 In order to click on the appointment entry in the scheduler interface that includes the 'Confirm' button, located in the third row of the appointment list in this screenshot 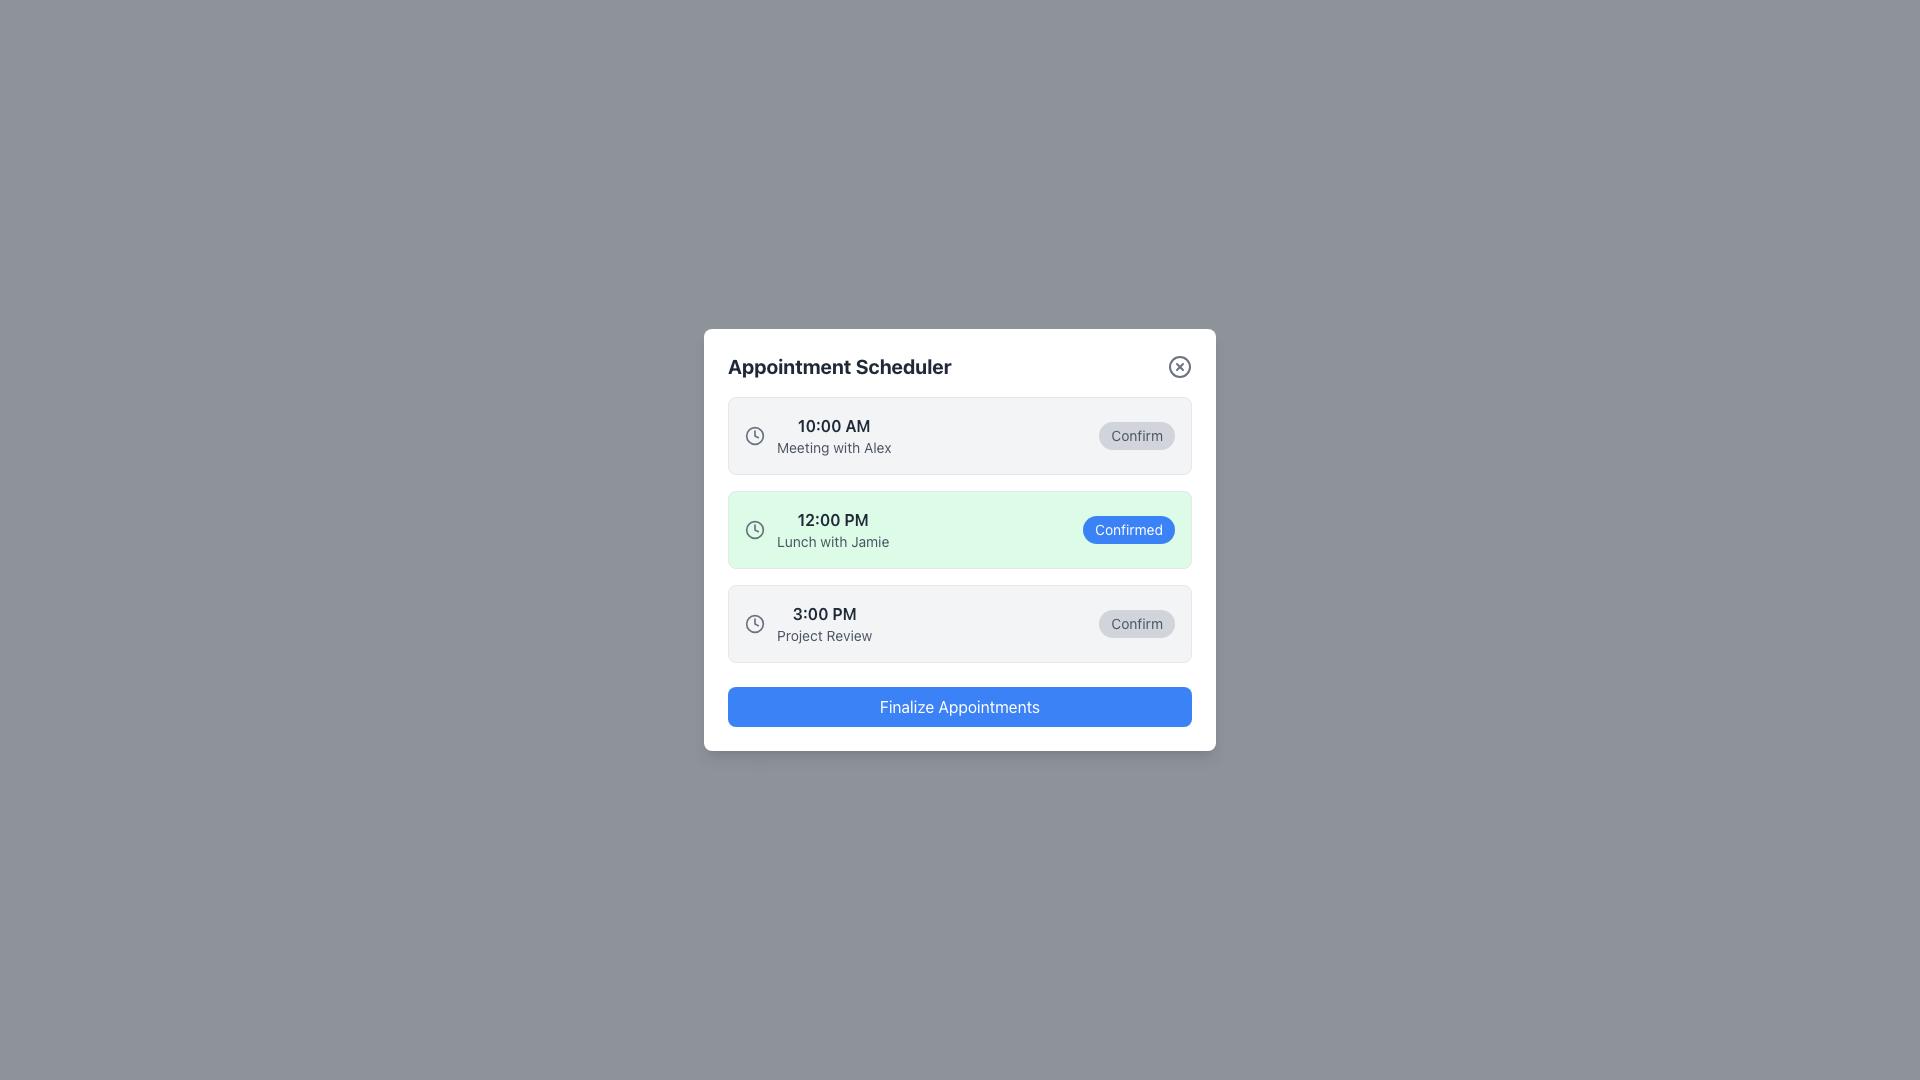, I will do `click(960, 623)`.